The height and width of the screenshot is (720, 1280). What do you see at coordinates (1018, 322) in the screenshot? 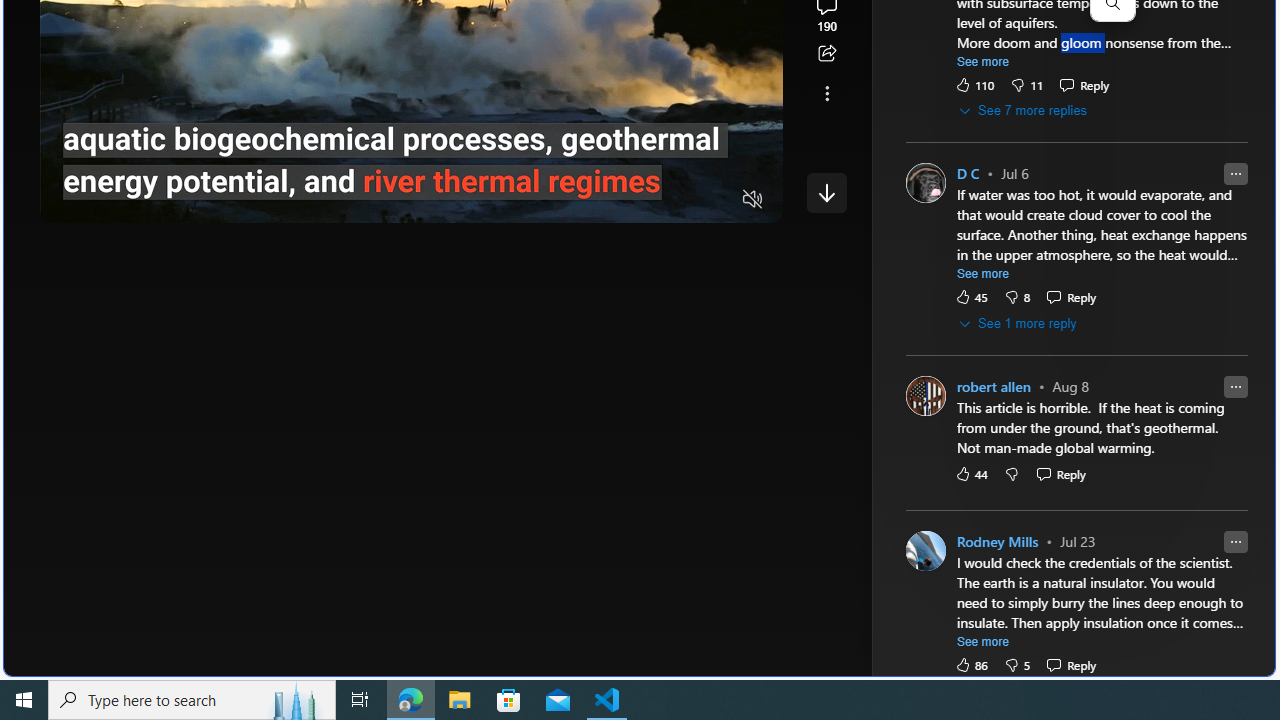
I see `'See 1 more reply'` at bounding box center [1018, 322].